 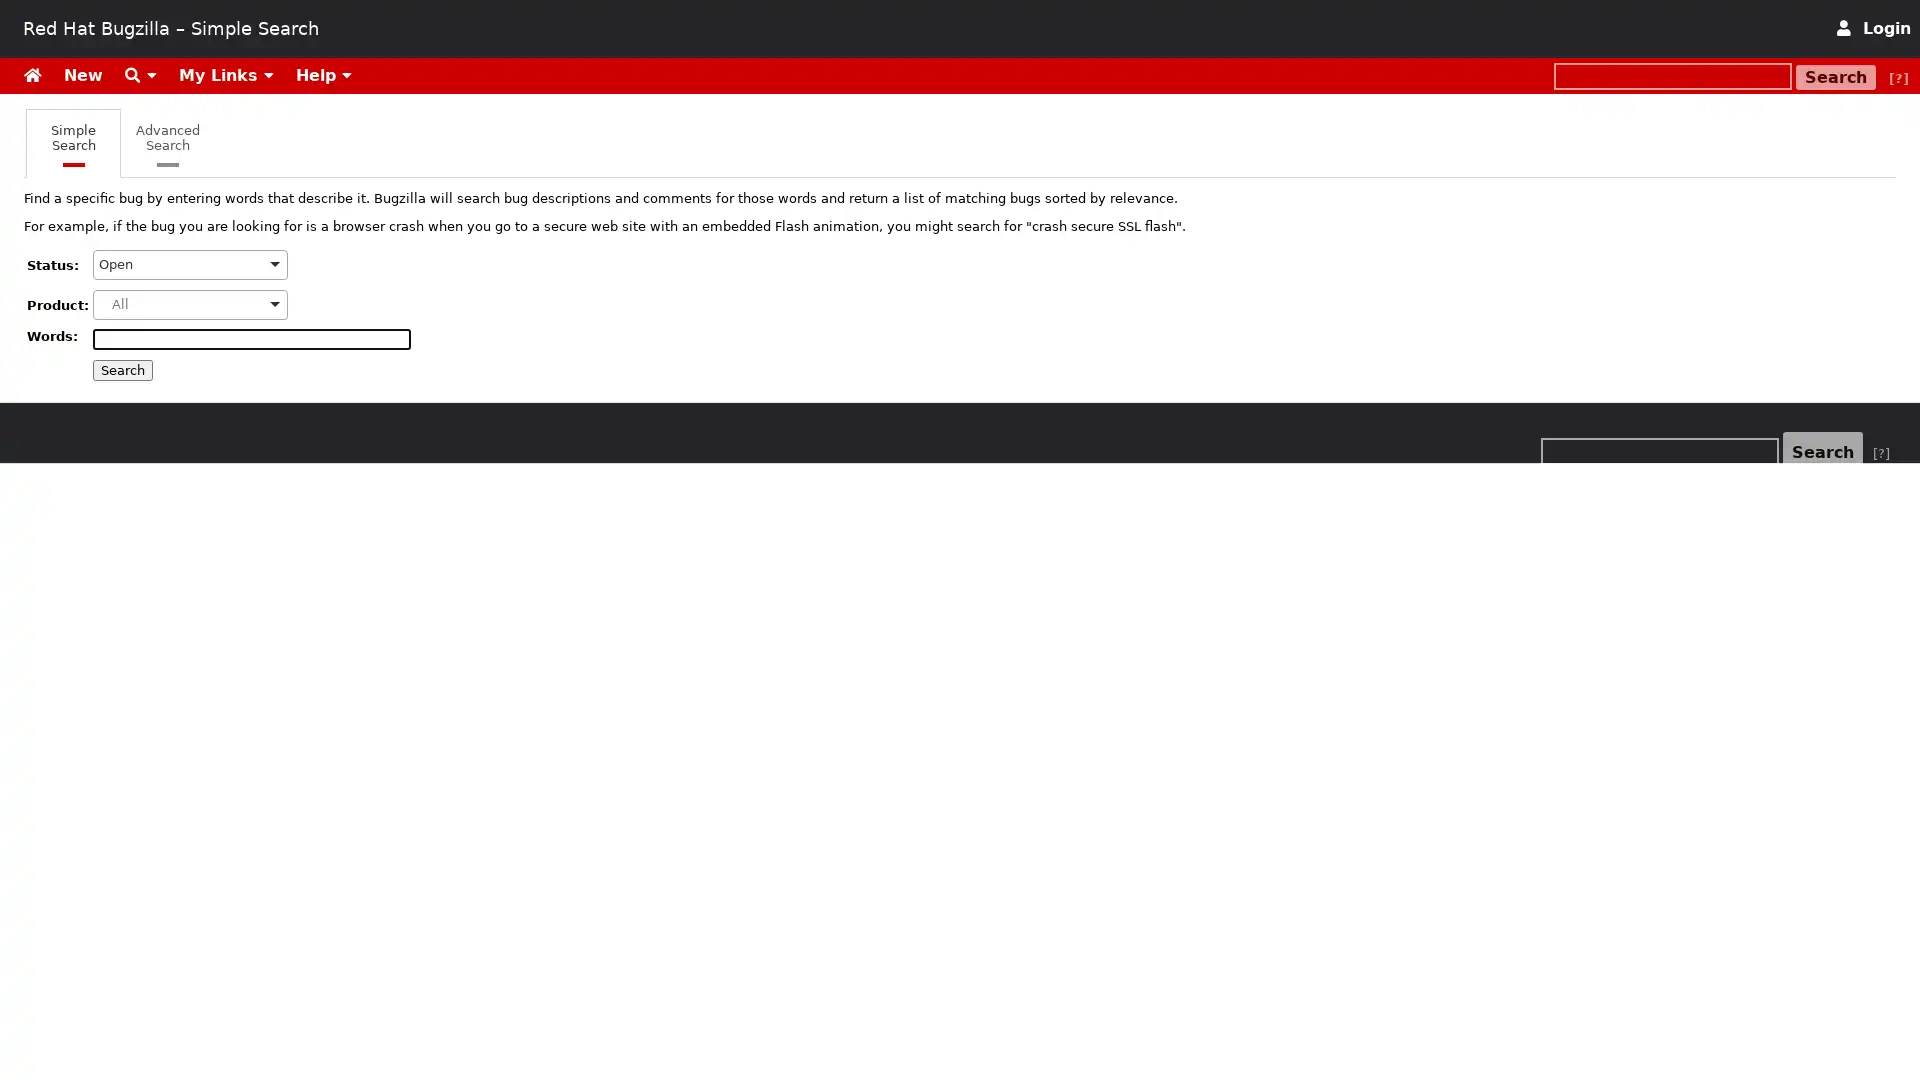 I want to click on Search, so click(x=1823, y=451).